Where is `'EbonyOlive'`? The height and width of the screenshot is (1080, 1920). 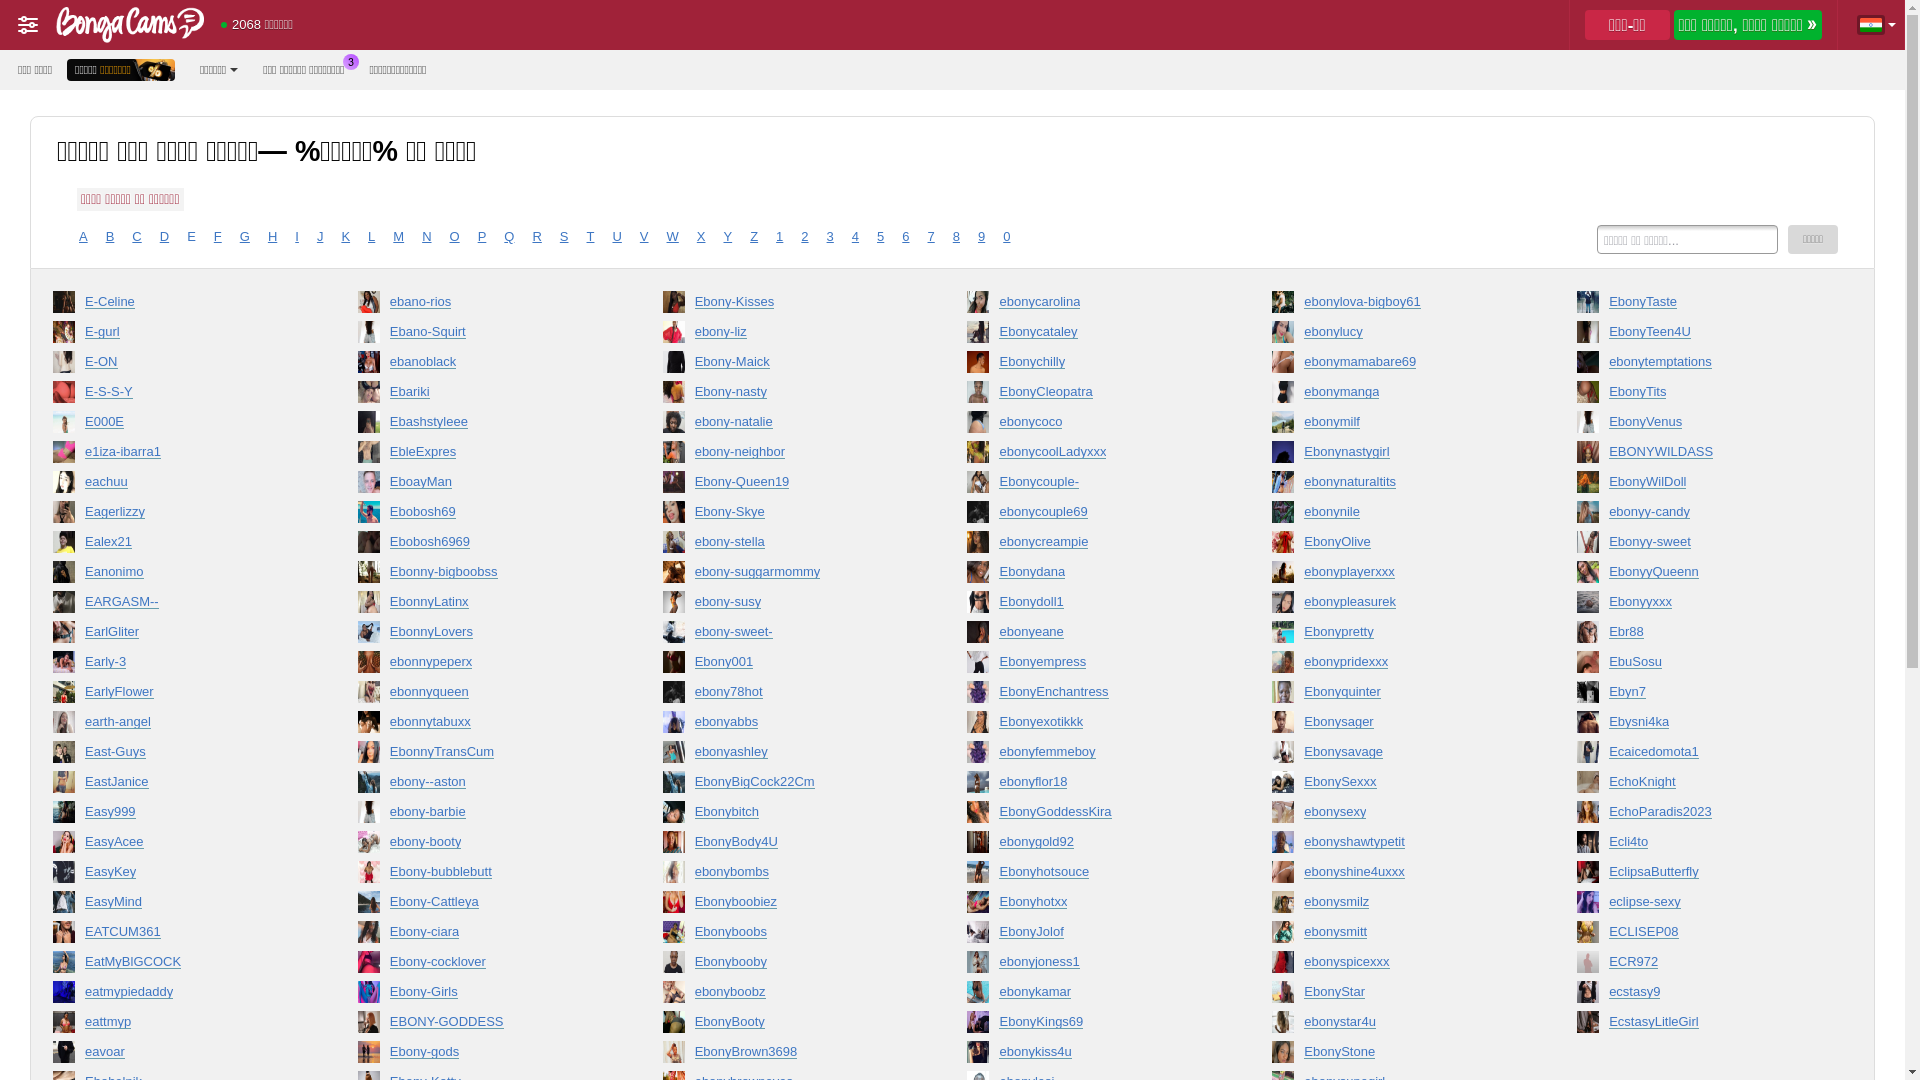 'EbonyOlive' is located at coordinates (1271, 546).